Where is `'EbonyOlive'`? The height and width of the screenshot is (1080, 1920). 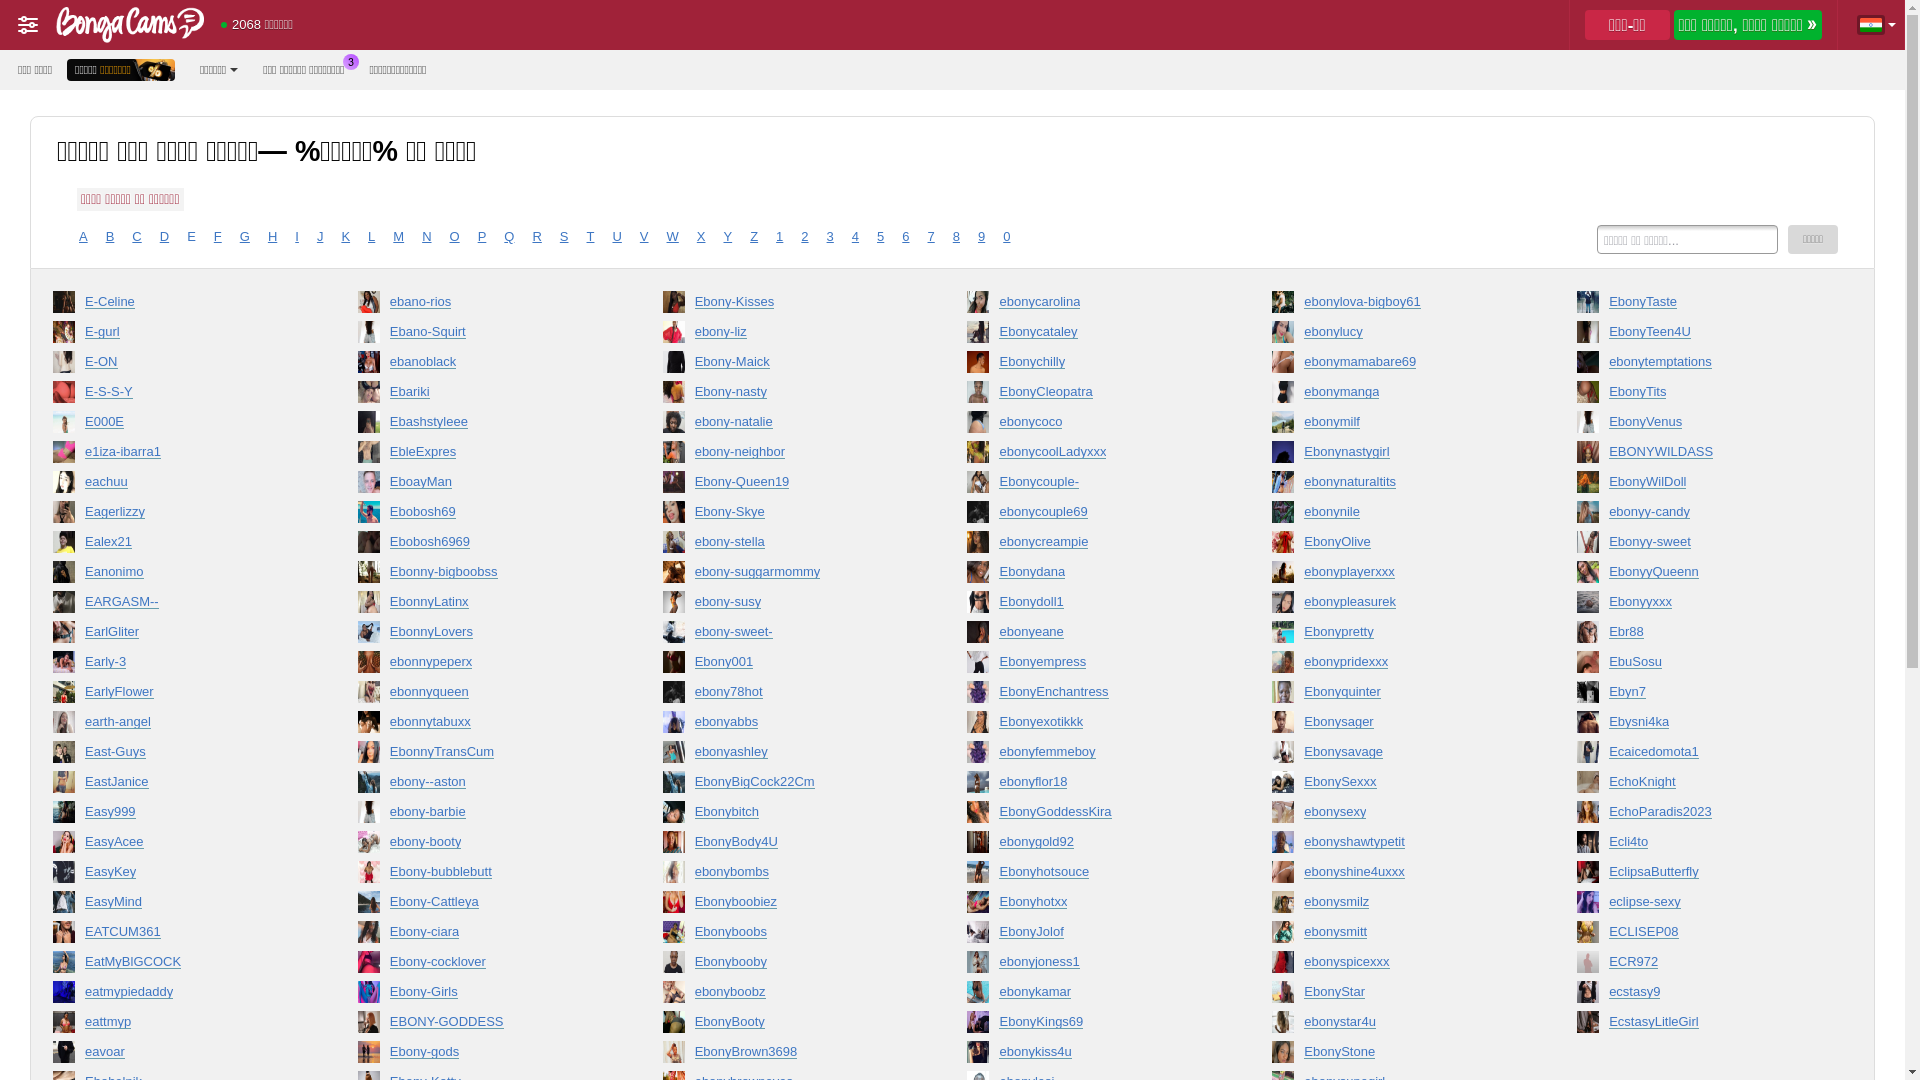 'EbonyOlive' is located at coordinates (1271, 546).